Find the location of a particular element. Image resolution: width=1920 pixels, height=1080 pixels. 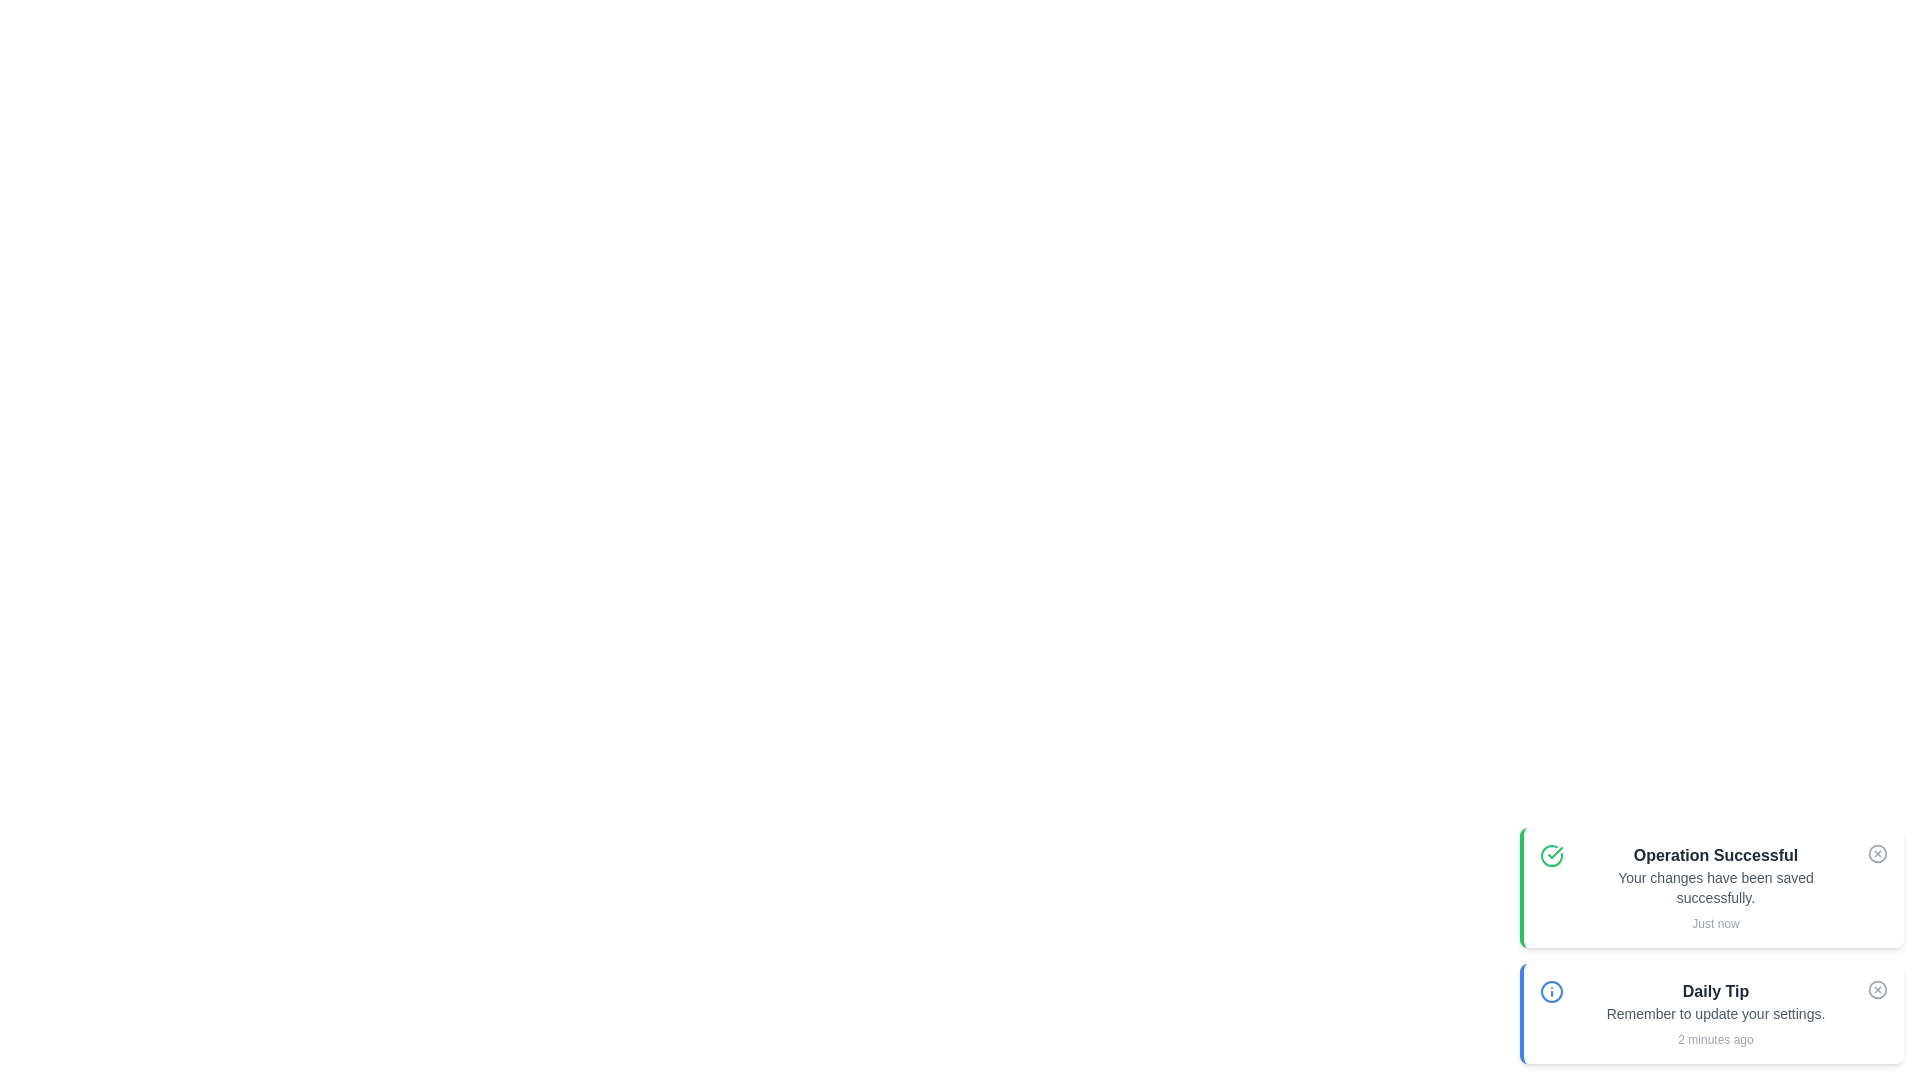

the Circular close button located at the bottom-right corner of the 'Daily Tip' notification card to change its visual state is located at coordinates (1876, 990).